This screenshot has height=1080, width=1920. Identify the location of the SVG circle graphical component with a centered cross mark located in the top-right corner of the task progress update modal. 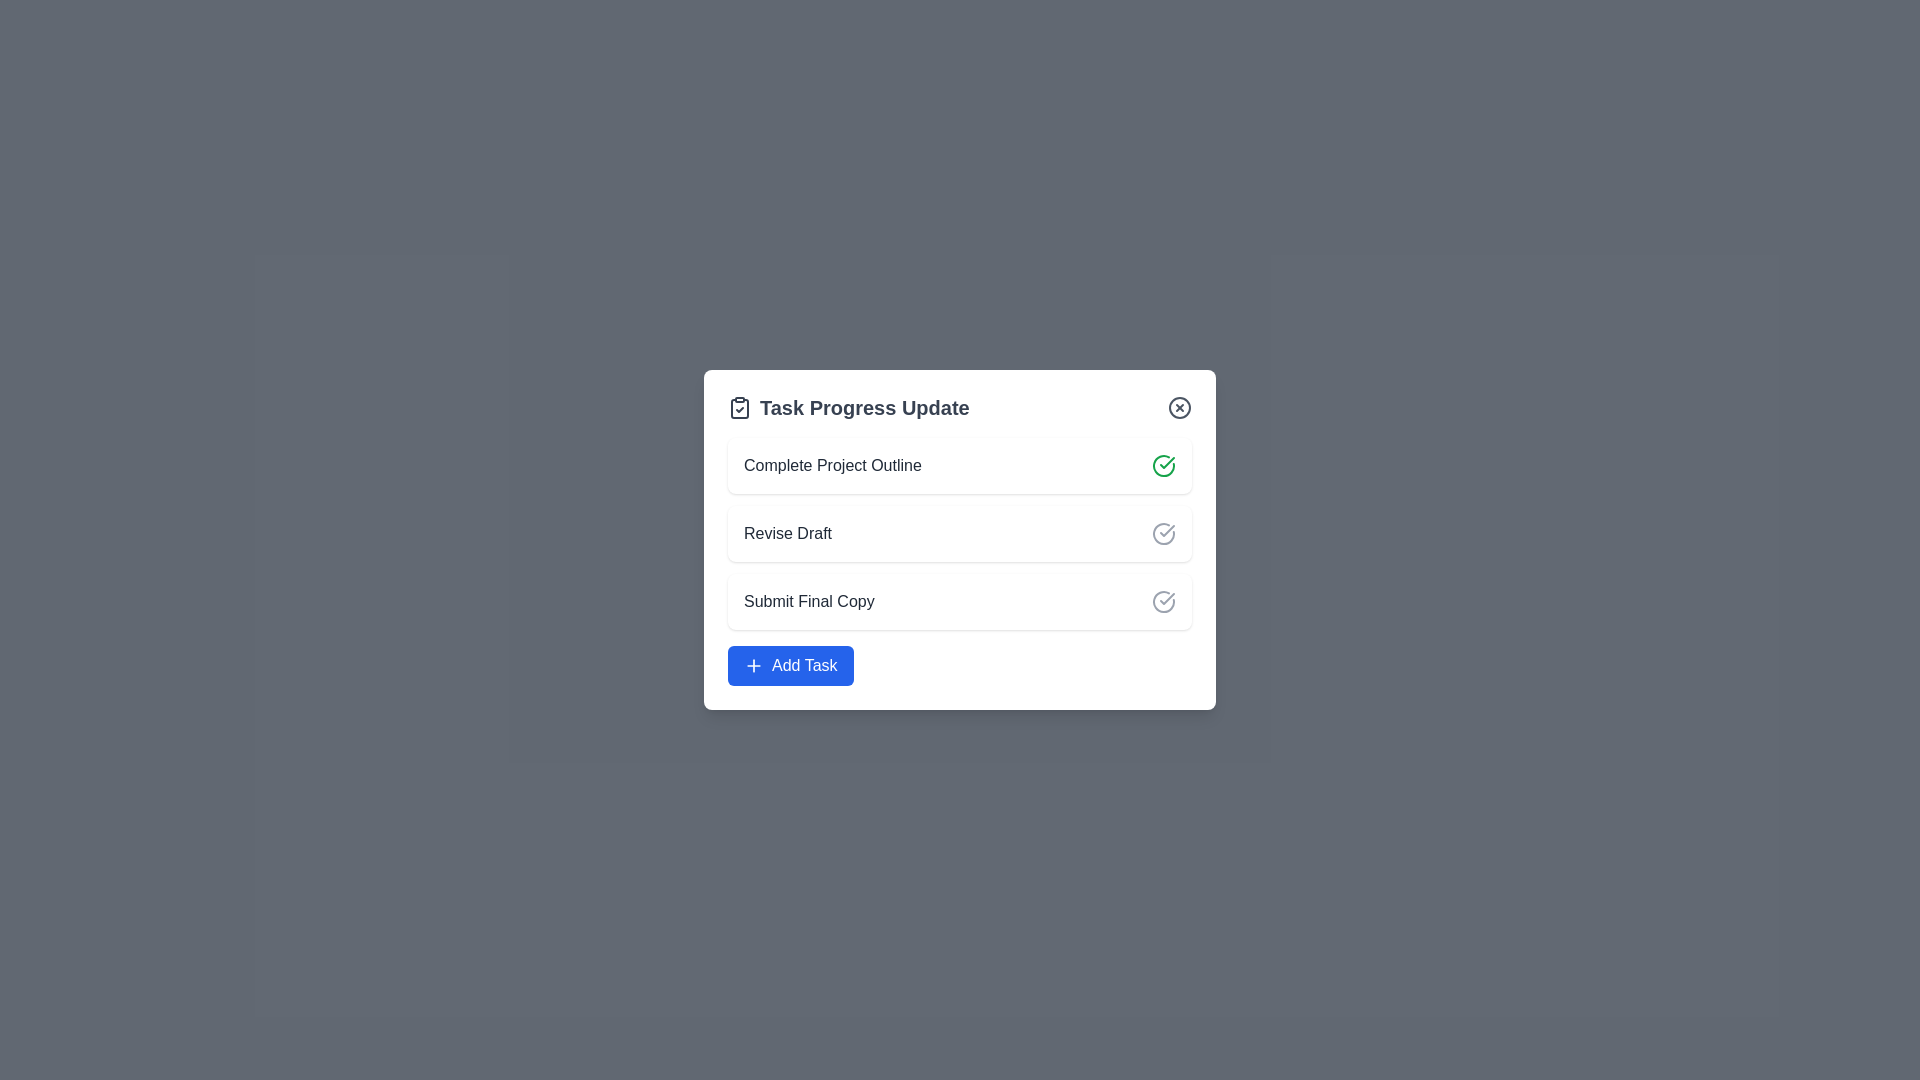
(1180, 407).